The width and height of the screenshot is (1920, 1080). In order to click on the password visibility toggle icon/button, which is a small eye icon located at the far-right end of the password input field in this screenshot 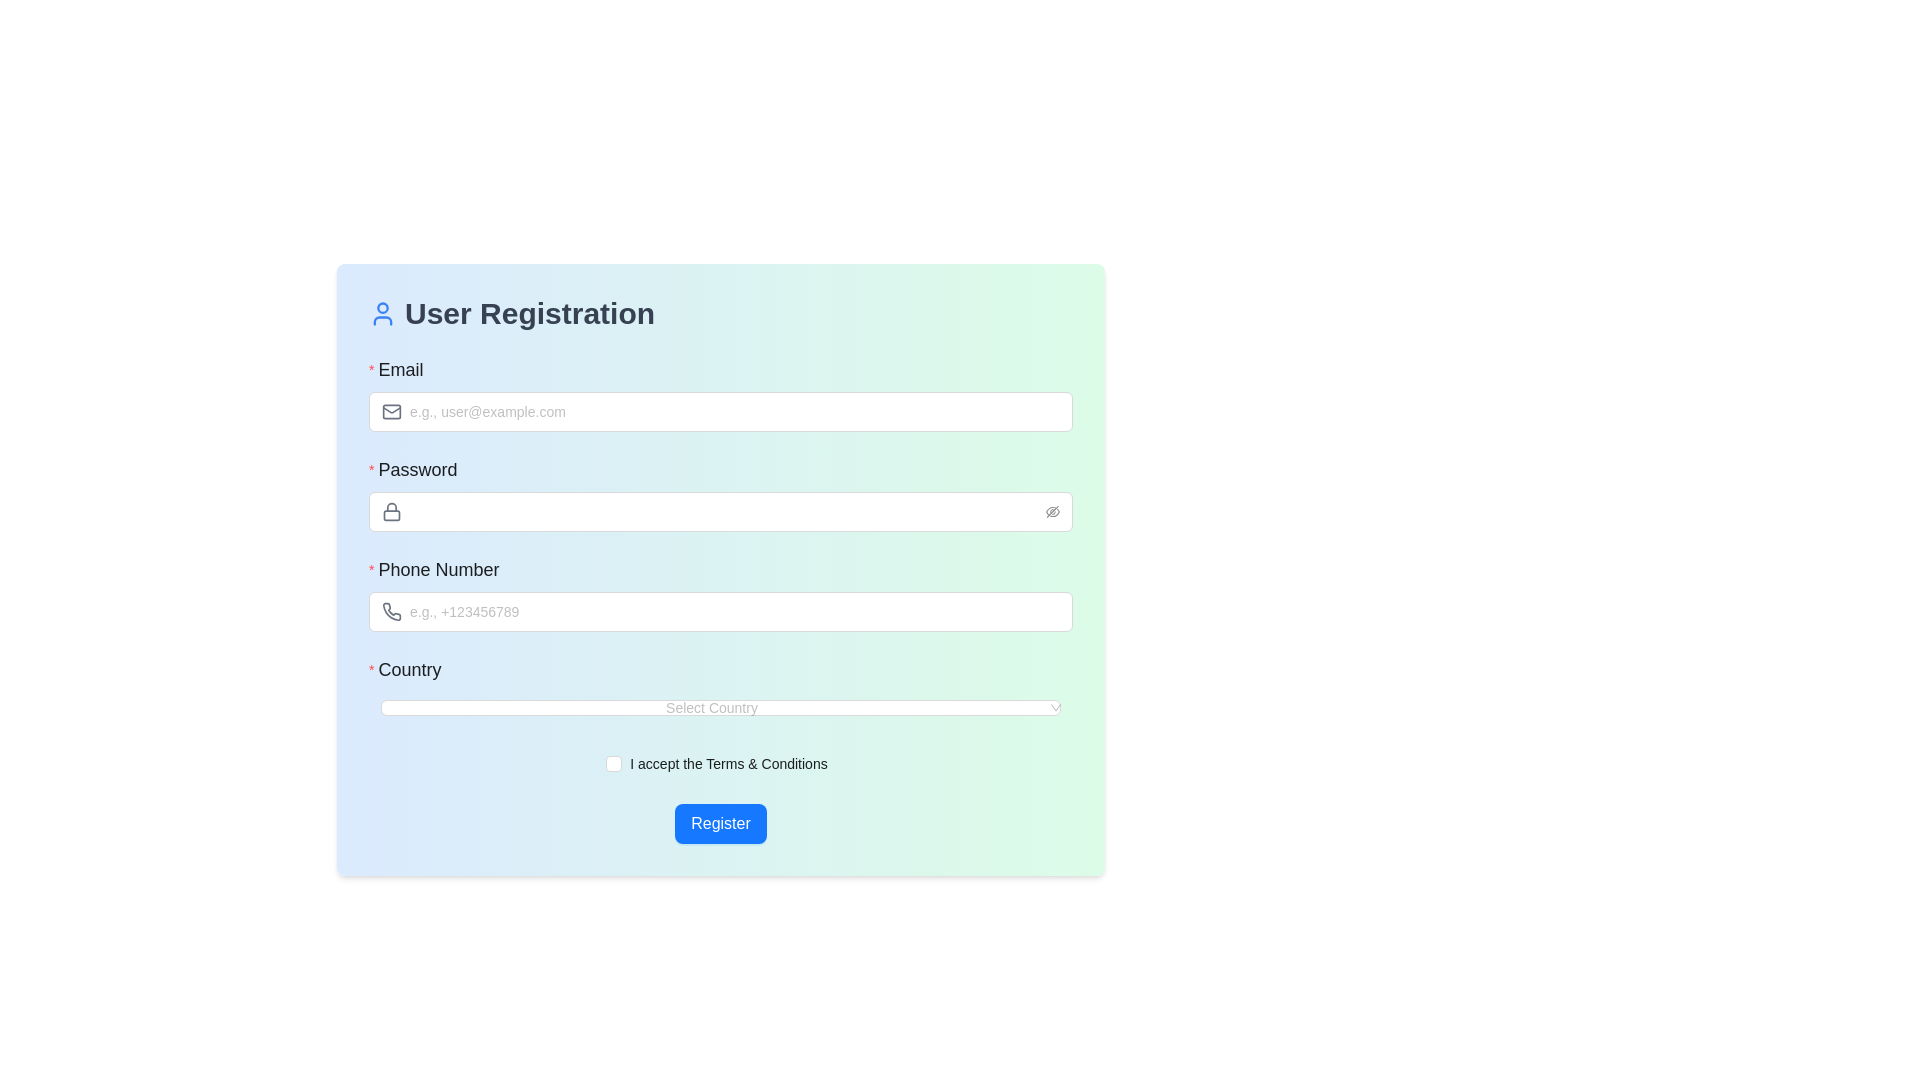, I will do `click(1051, 511)`.